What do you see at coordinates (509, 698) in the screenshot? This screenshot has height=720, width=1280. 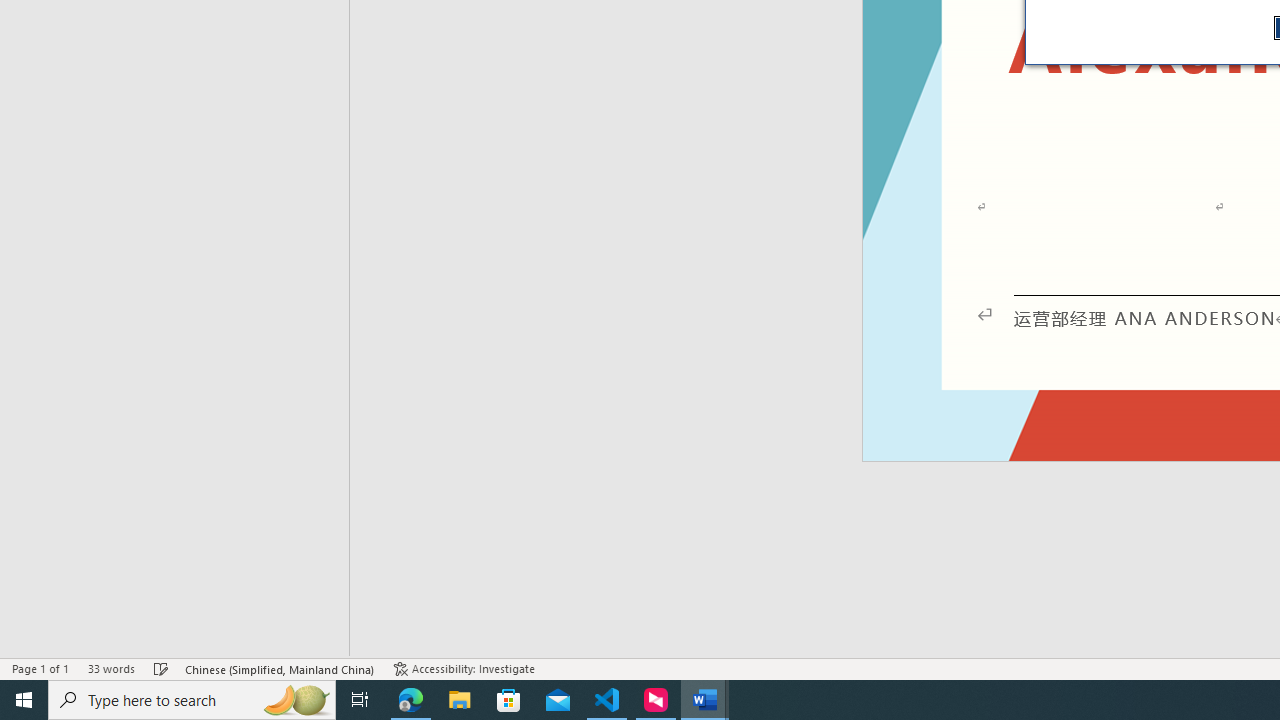 I see `'Microsoft Store'` at bounding box center [509, 698].